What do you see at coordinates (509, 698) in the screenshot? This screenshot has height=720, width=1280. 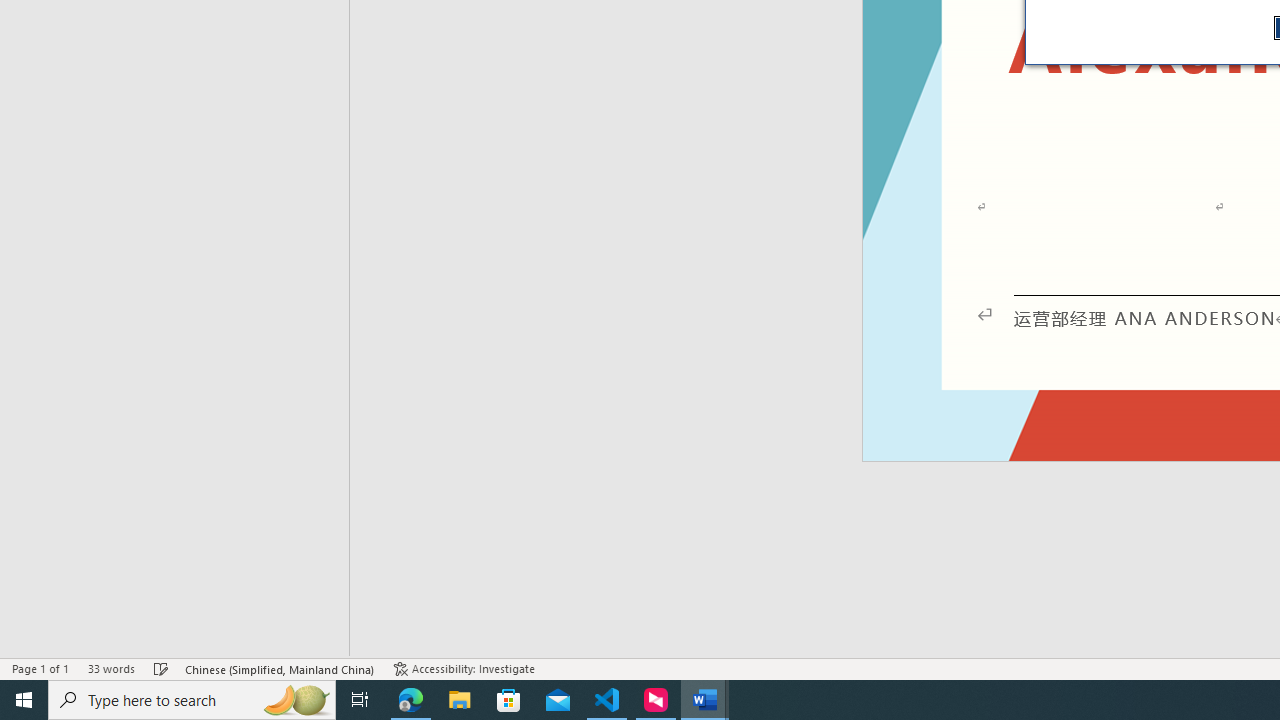 I see `'Microsoft Store'` at bounding box center [509, 698].